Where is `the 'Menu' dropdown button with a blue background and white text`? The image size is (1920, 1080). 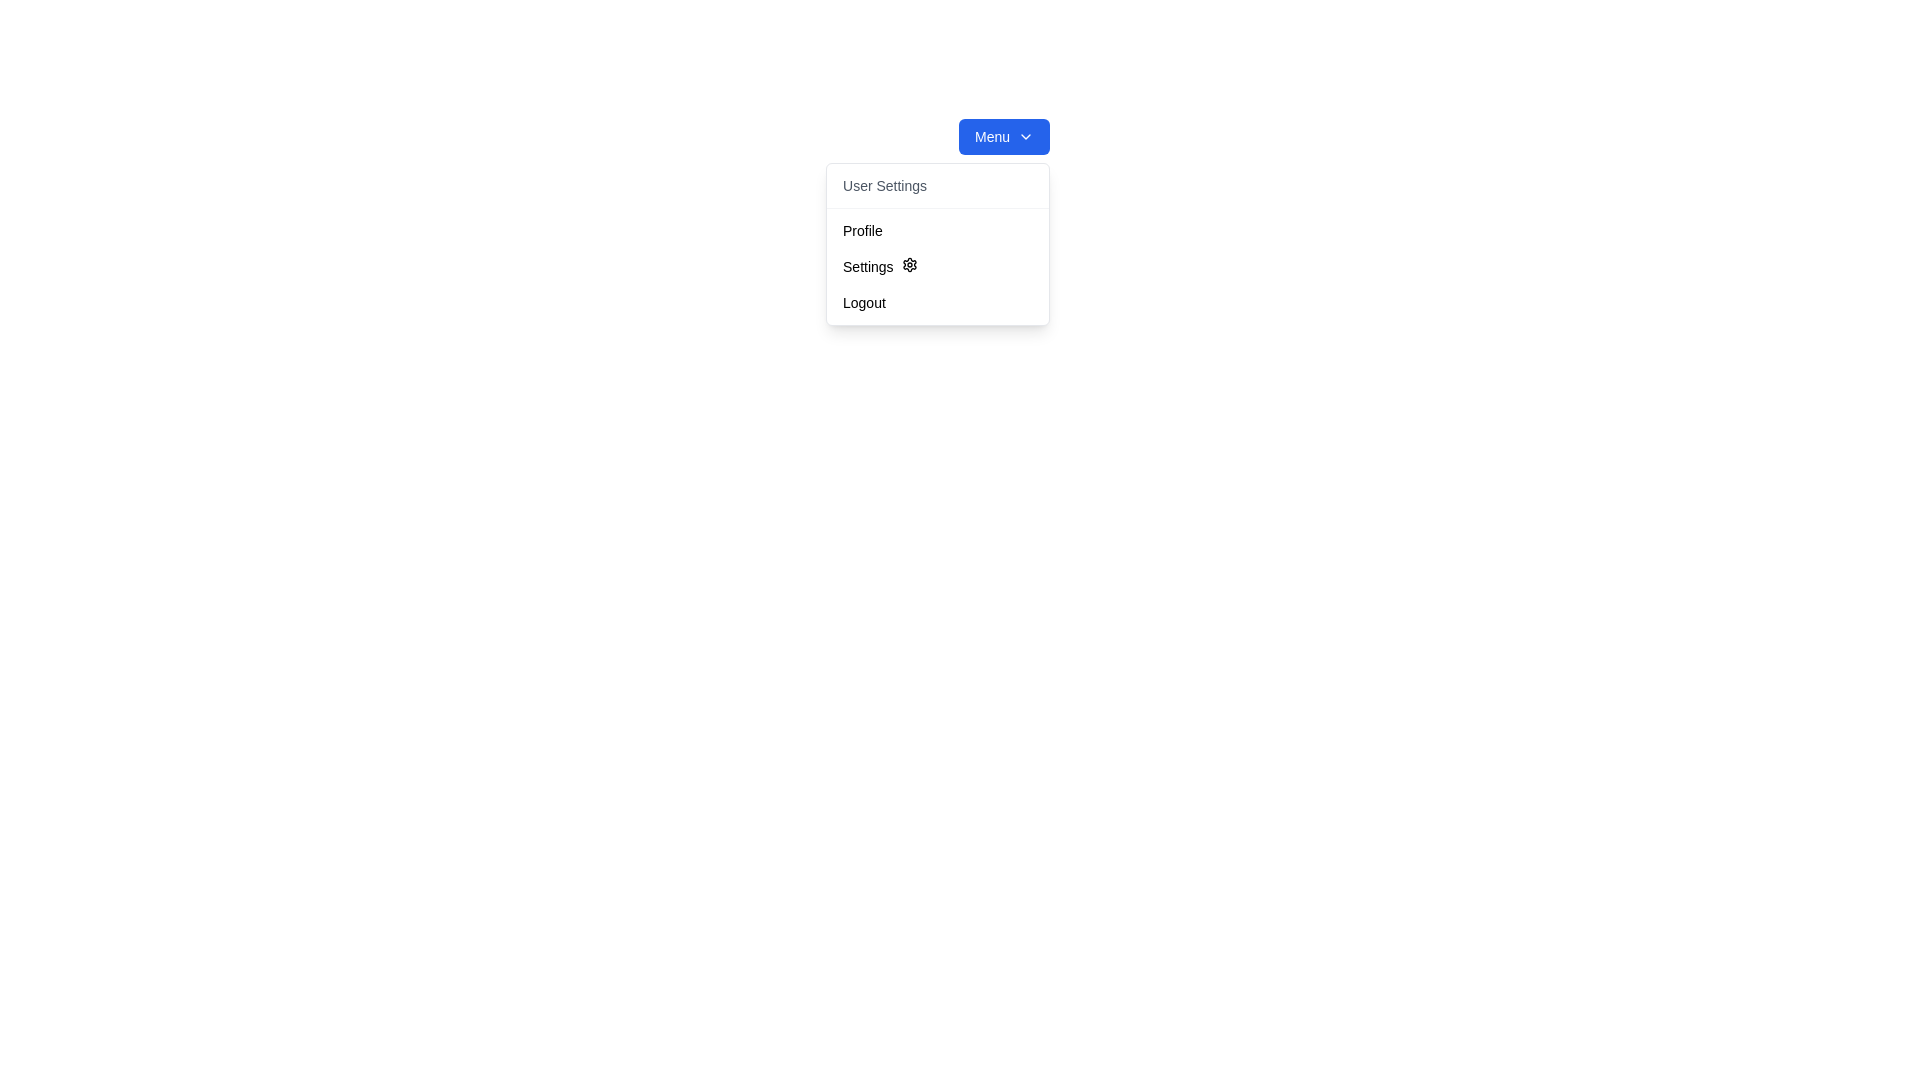 the 'Menu' dropdown button with a blue background and white text is located at coordinates (1004, 136).